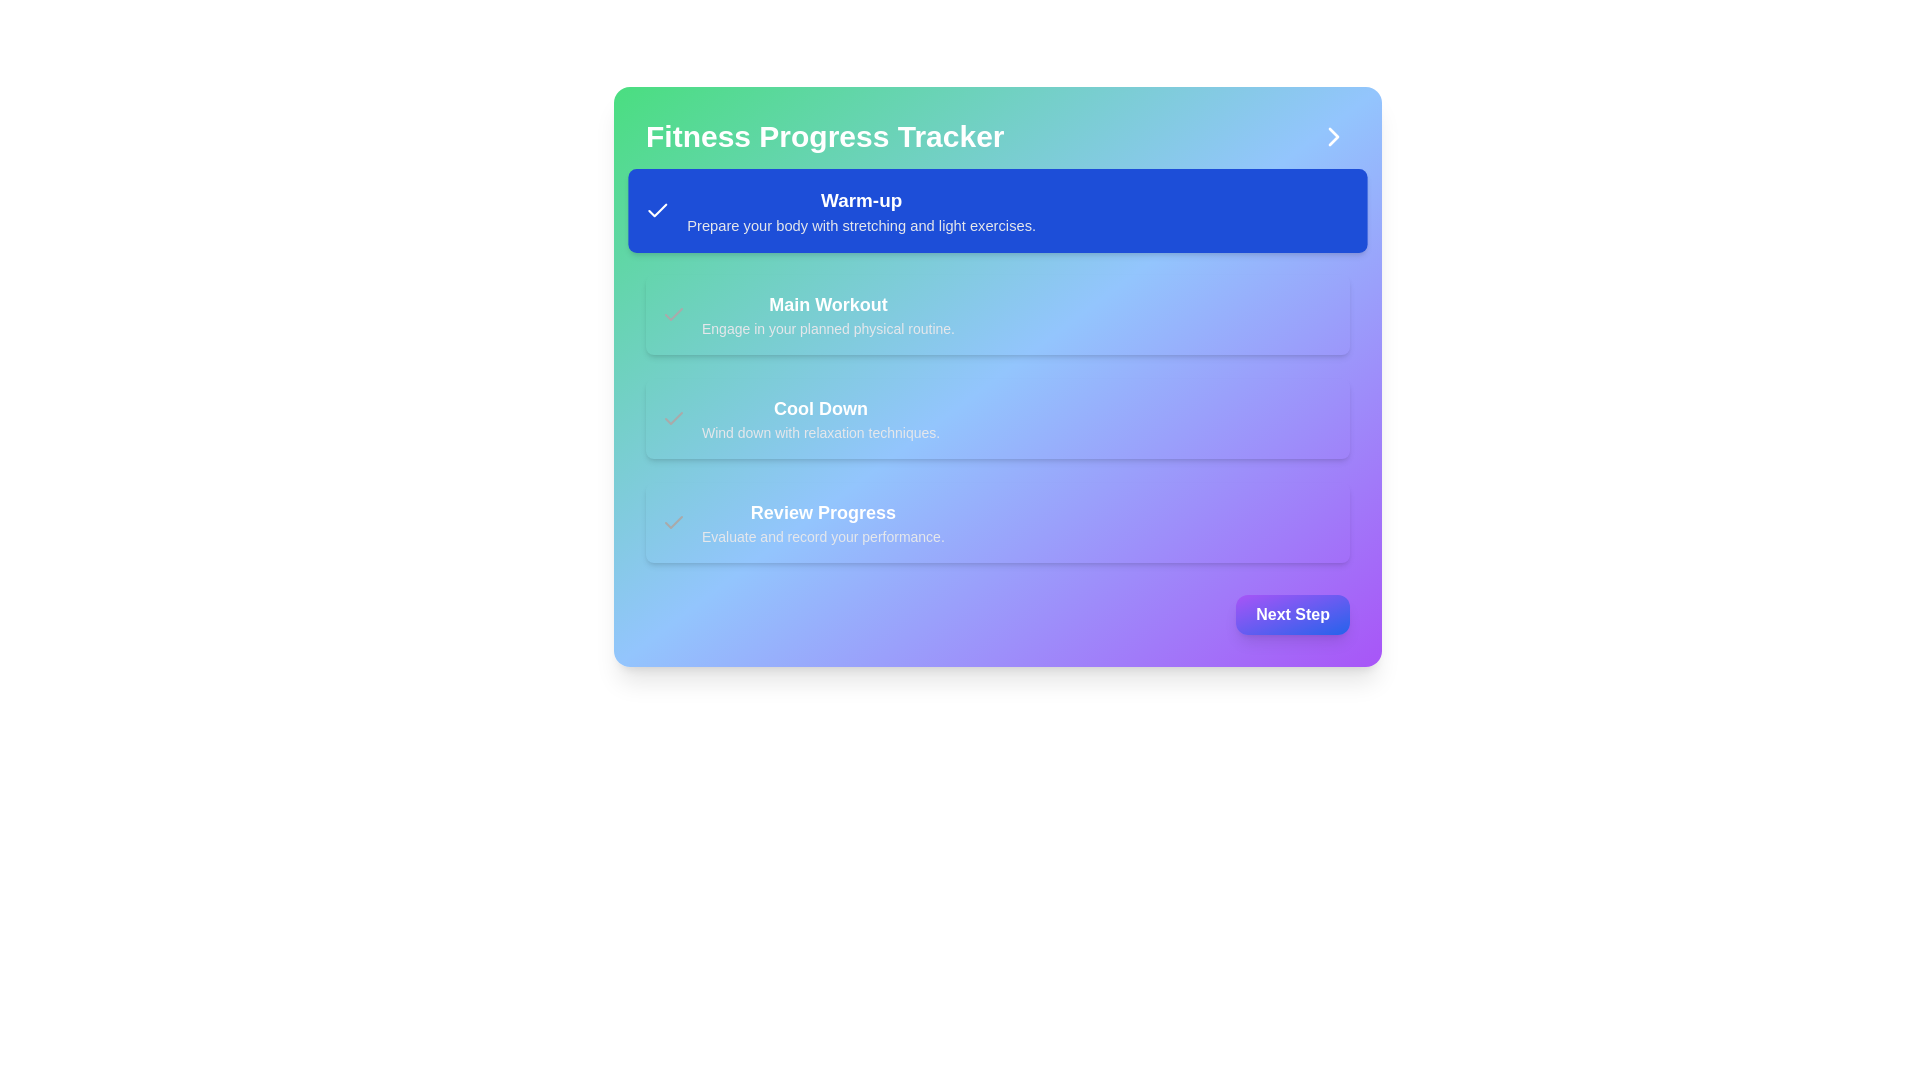 This screenshot has width=1920, height=1080. Describe the element at coordinates (998, 315) in the screenshot. I see `the 'Main Workout' labeled card element, which is the second card in the 'Fitness Progress Tracker' section` at that location.